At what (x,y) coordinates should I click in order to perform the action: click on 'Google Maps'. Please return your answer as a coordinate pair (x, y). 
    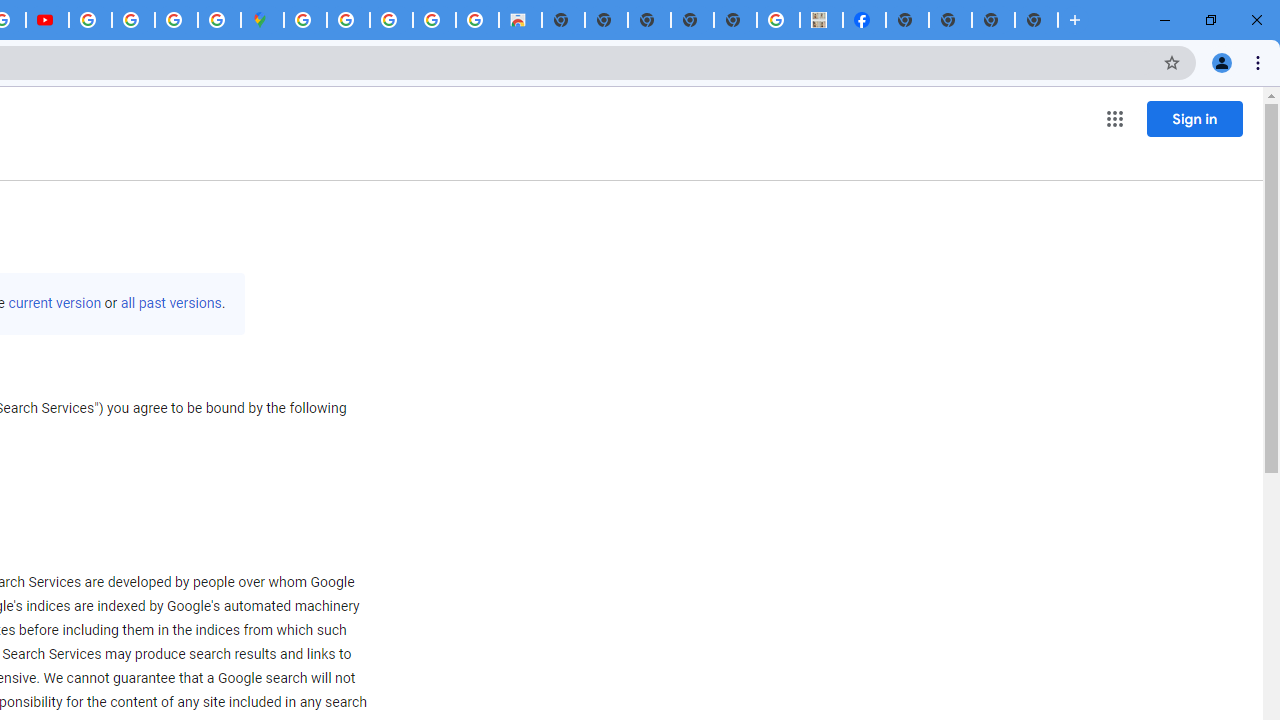
    Looking at the image, I should click on (261, 20).